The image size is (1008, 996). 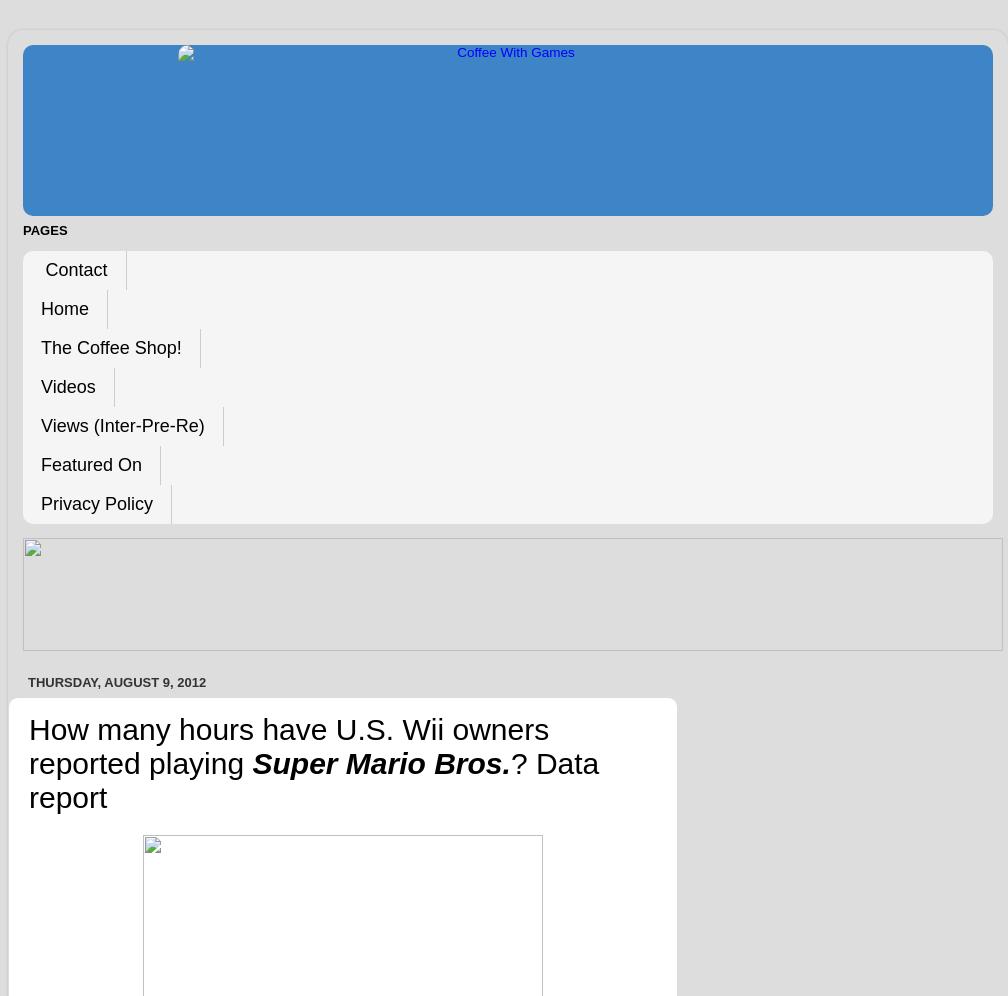 I want to click on 'Super Mario Bros.', so click(x=381, y=762).